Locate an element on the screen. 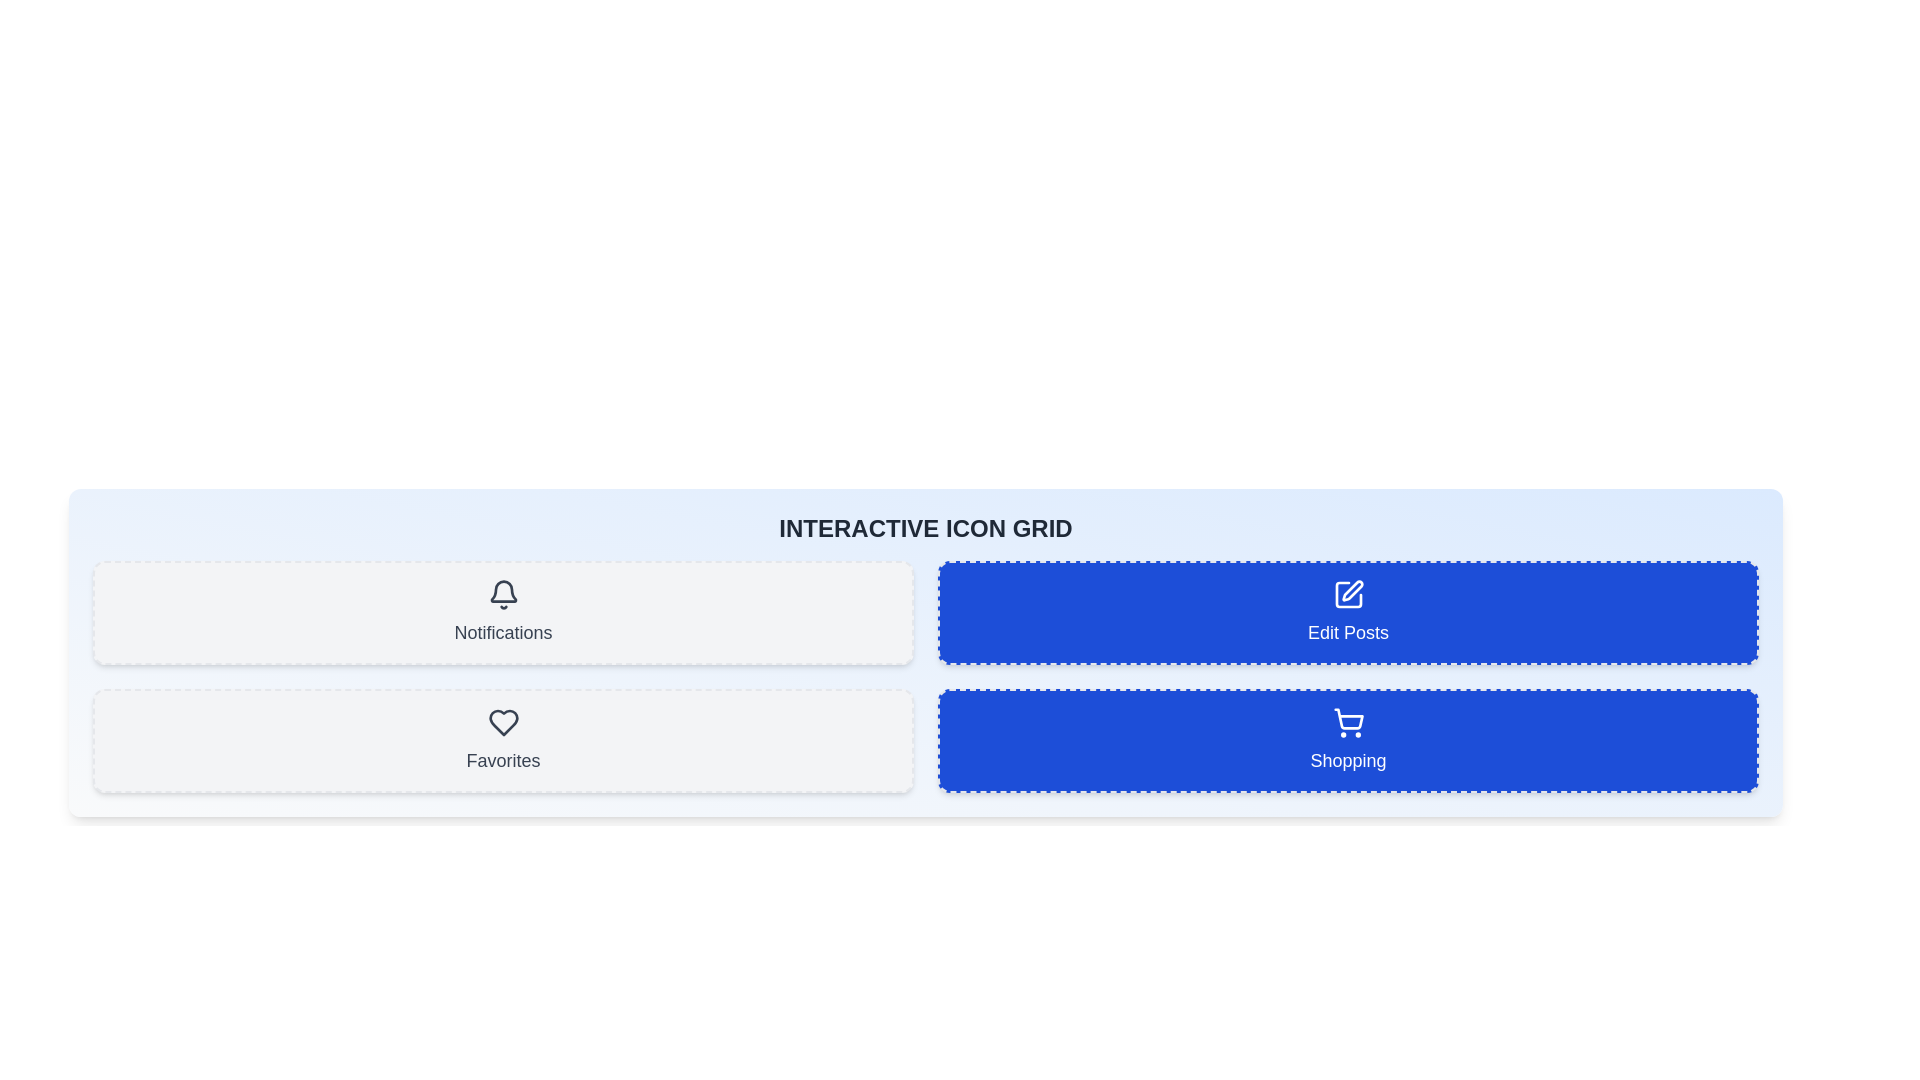  the grid item identified by Edit Posts is located at coordinates (1348, 612).